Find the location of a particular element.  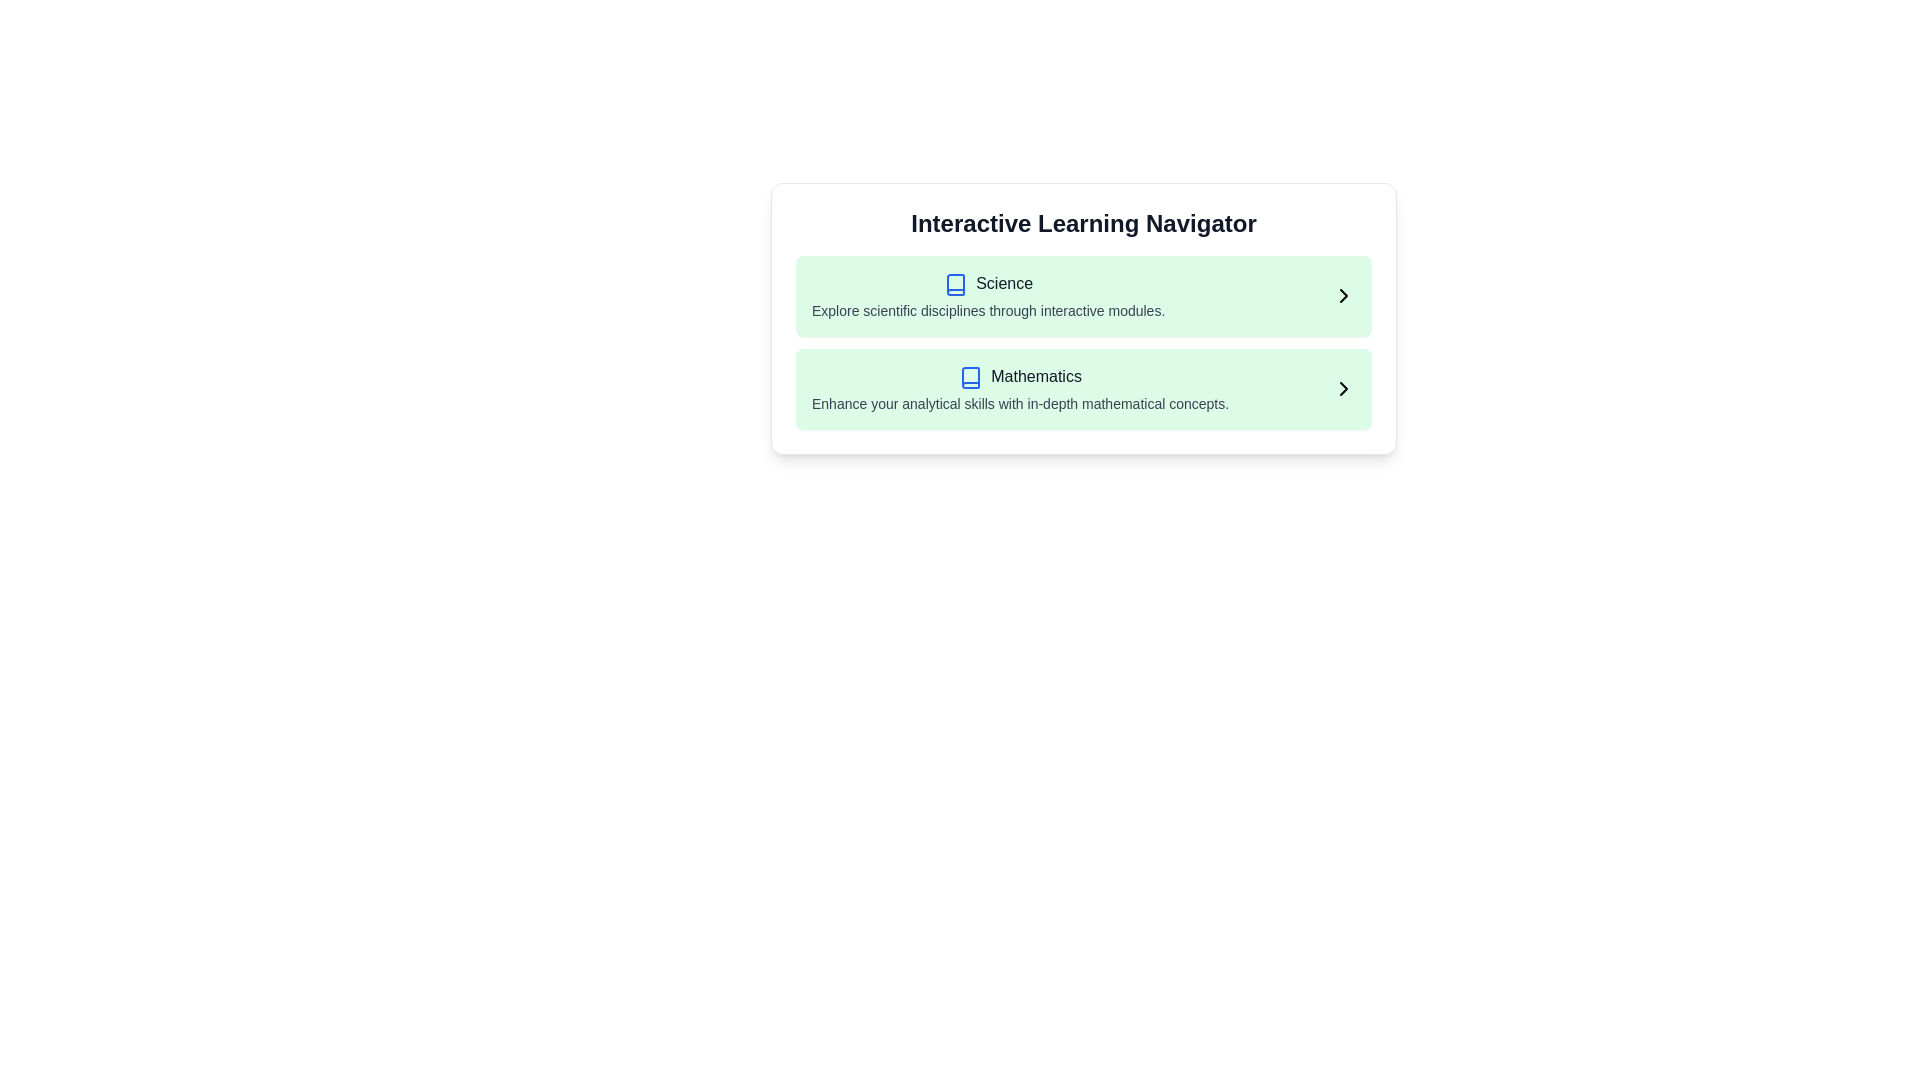

the Chevron (Right Direction) icon located at the far-right end of the green-highlighted tile labeled 'Science' is located at coordinates (1344, 296).